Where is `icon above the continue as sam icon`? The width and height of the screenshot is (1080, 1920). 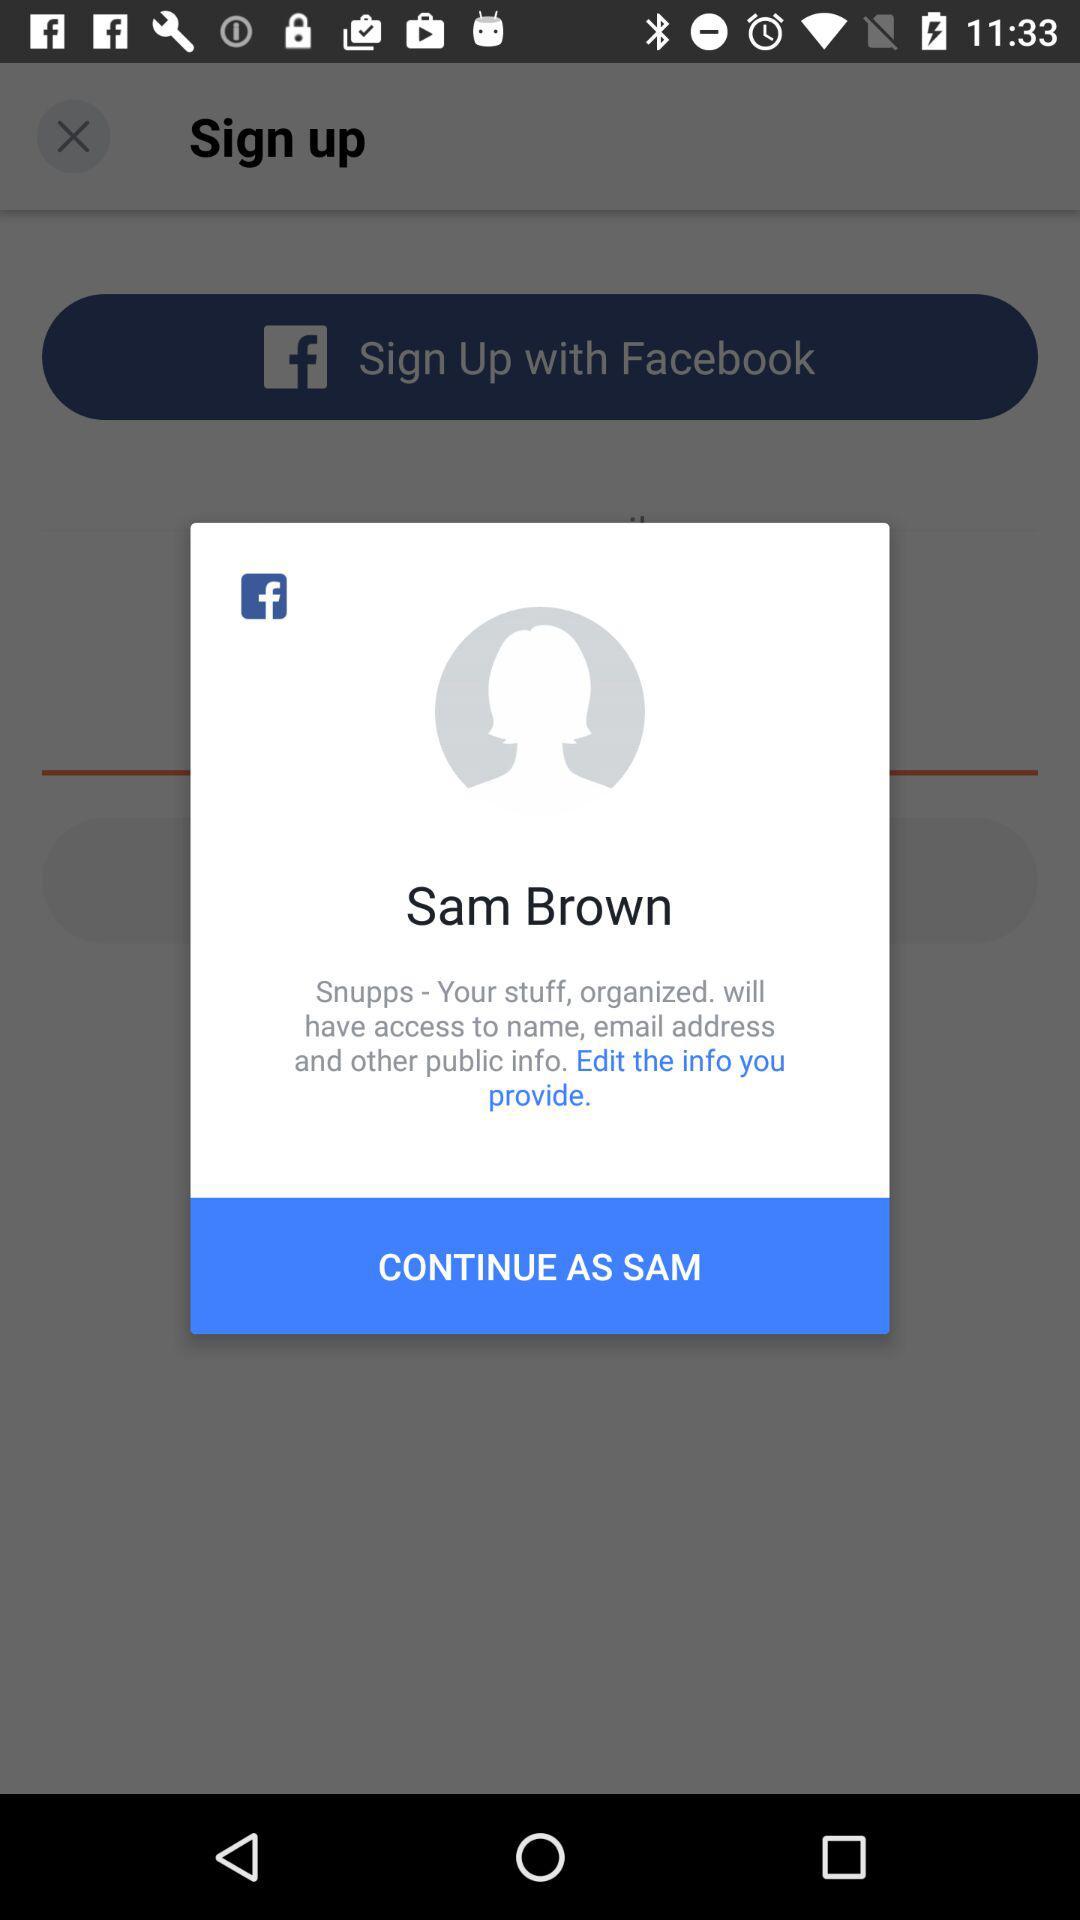
icon above the continue as sam icon is located at coordinates (540, 1041).